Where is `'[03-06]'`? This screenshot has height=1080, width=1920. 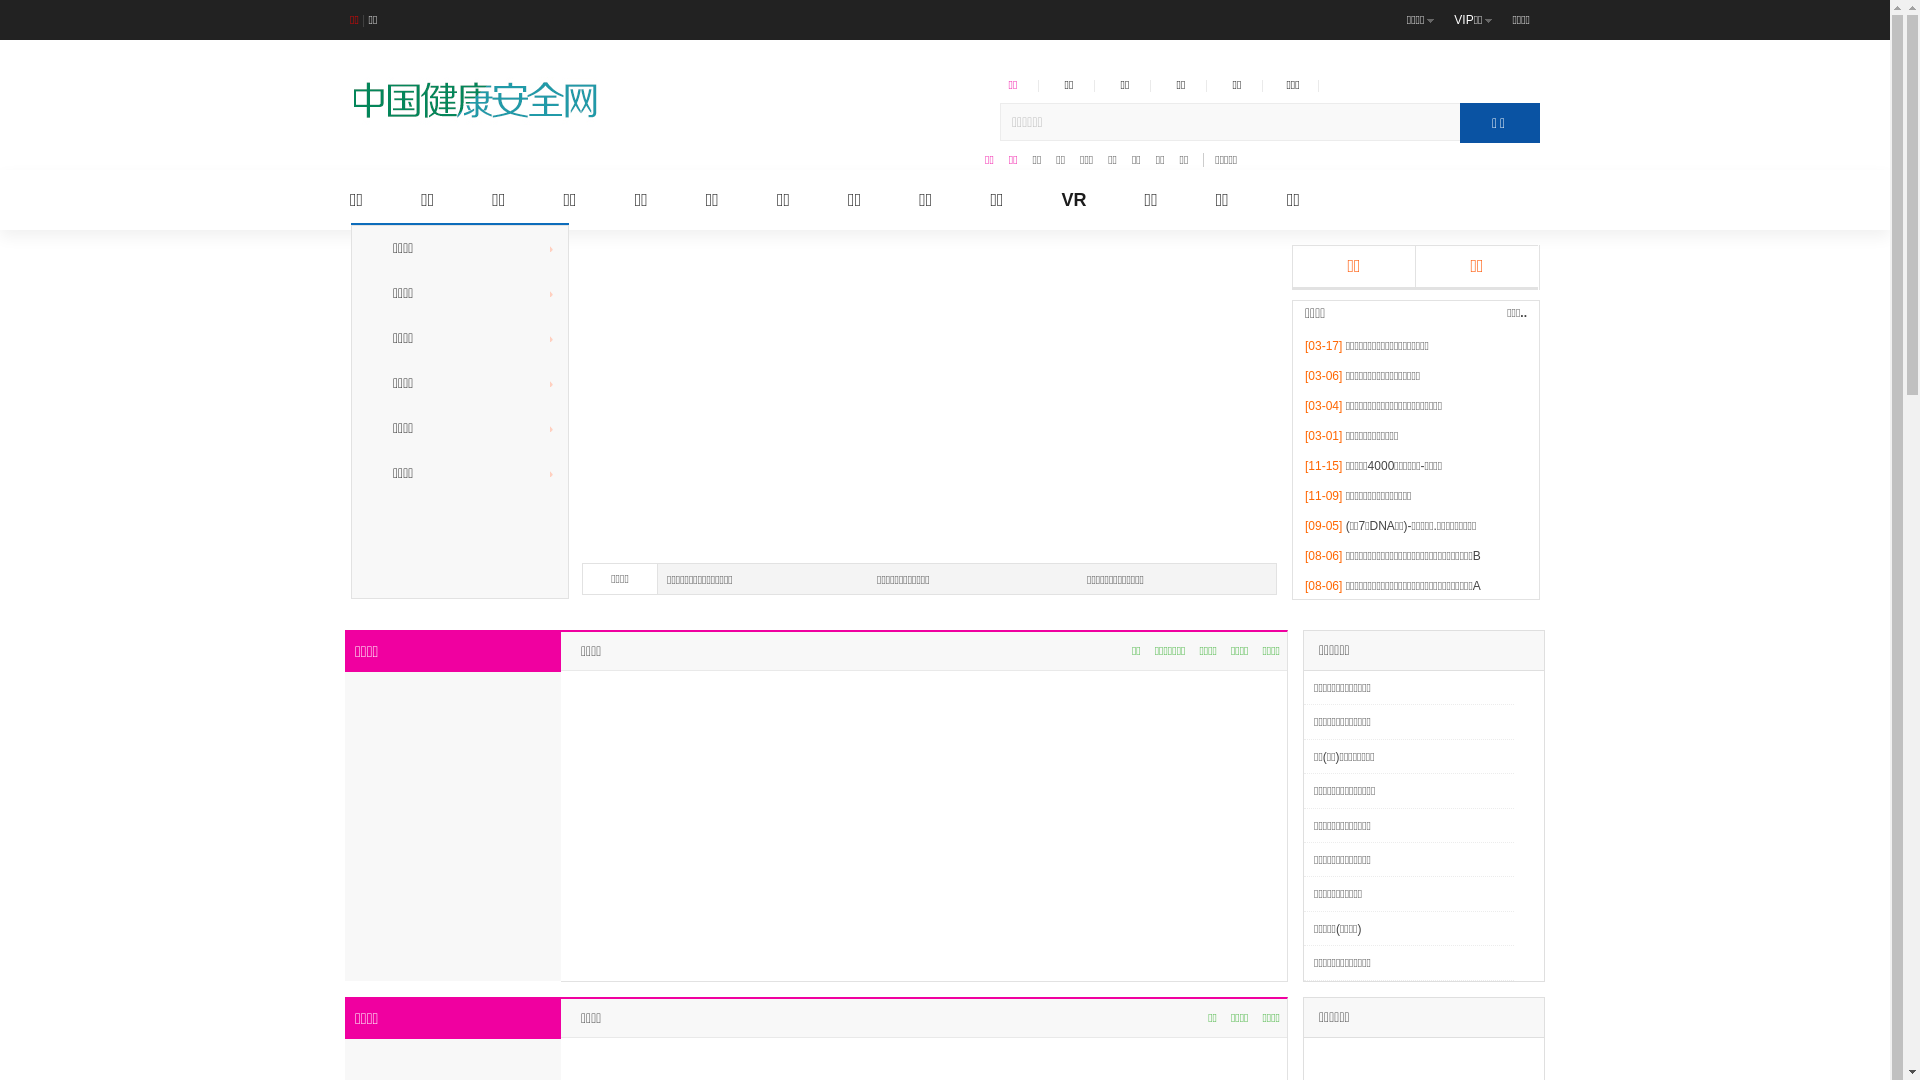 '[03-06]' is located at coordinates (1323, 375).